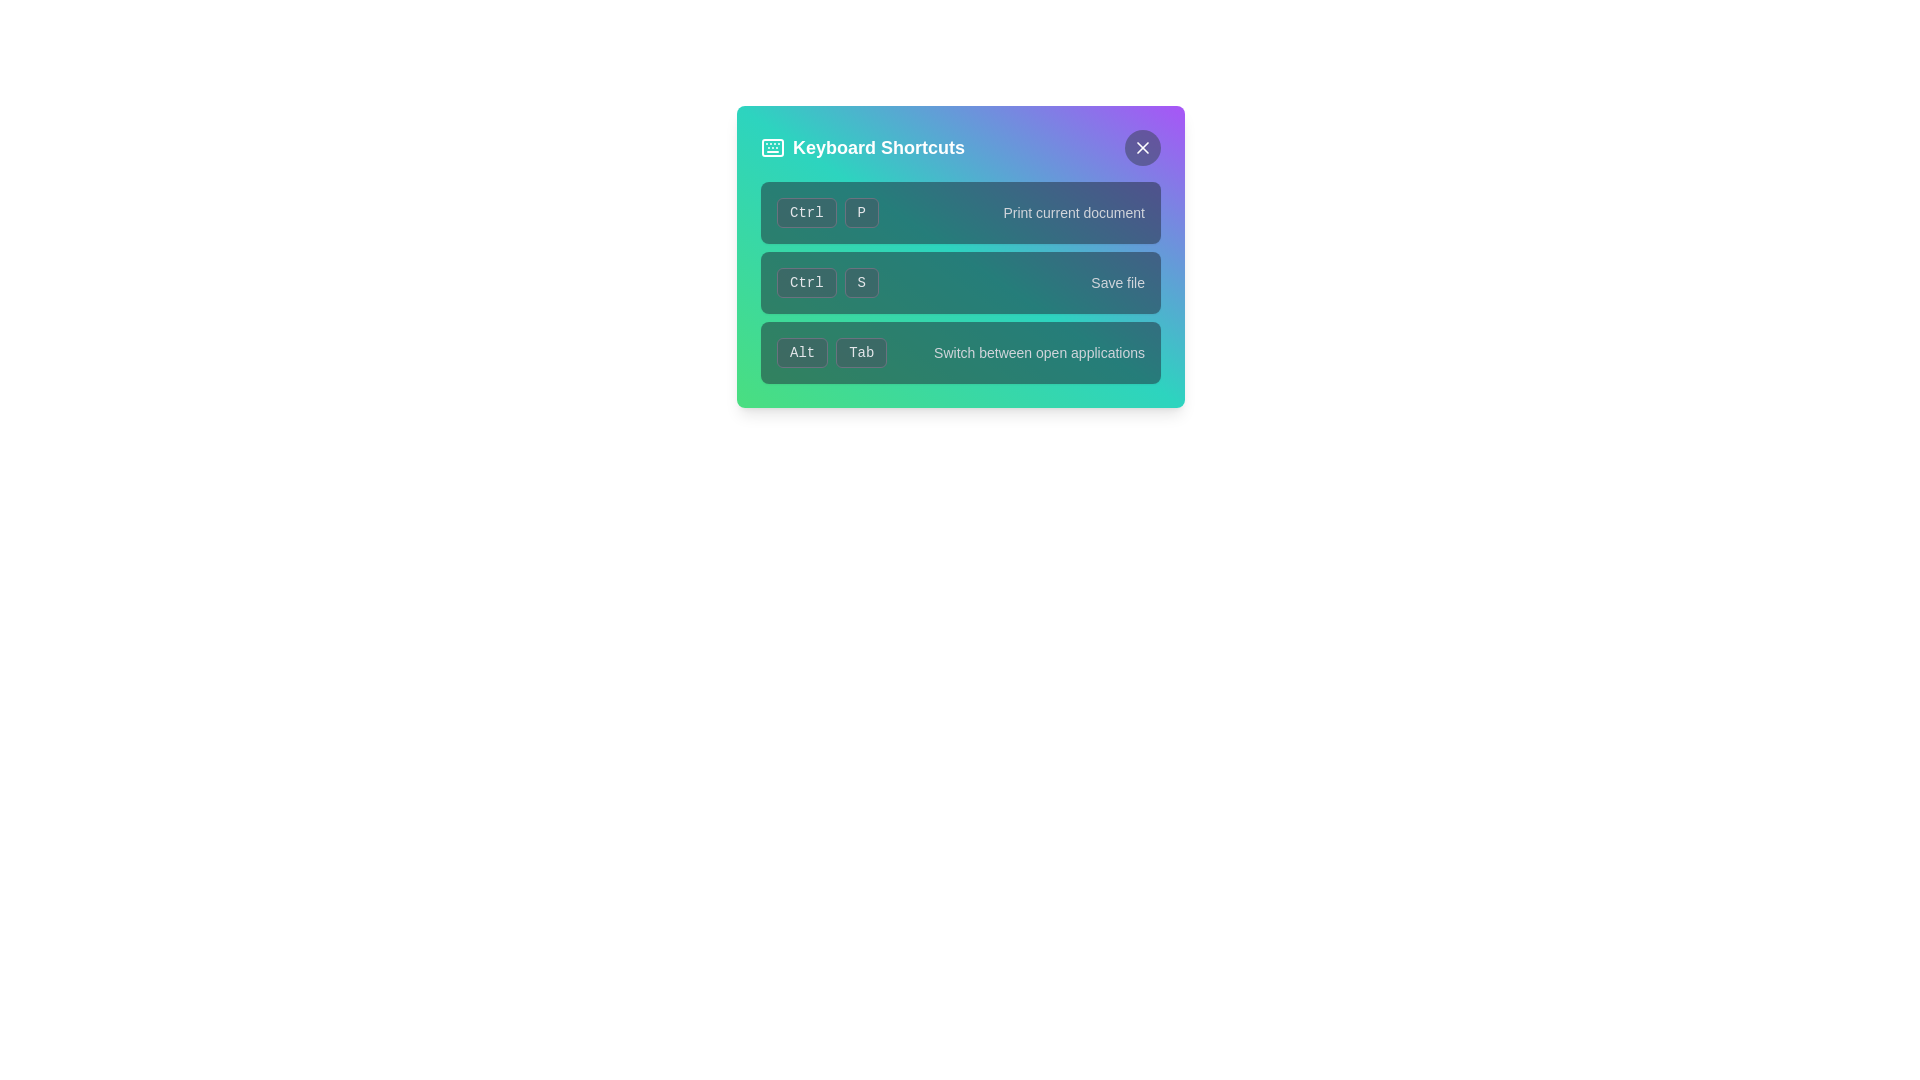  Describe the element at coordinates (806, 212) in the screenshot. I see `the 'Ctrl' keyboard key label button, which is a rectangular button with a rounded border, located in the top input row of the 'Keyboard Shortcuts' modal` at that location.